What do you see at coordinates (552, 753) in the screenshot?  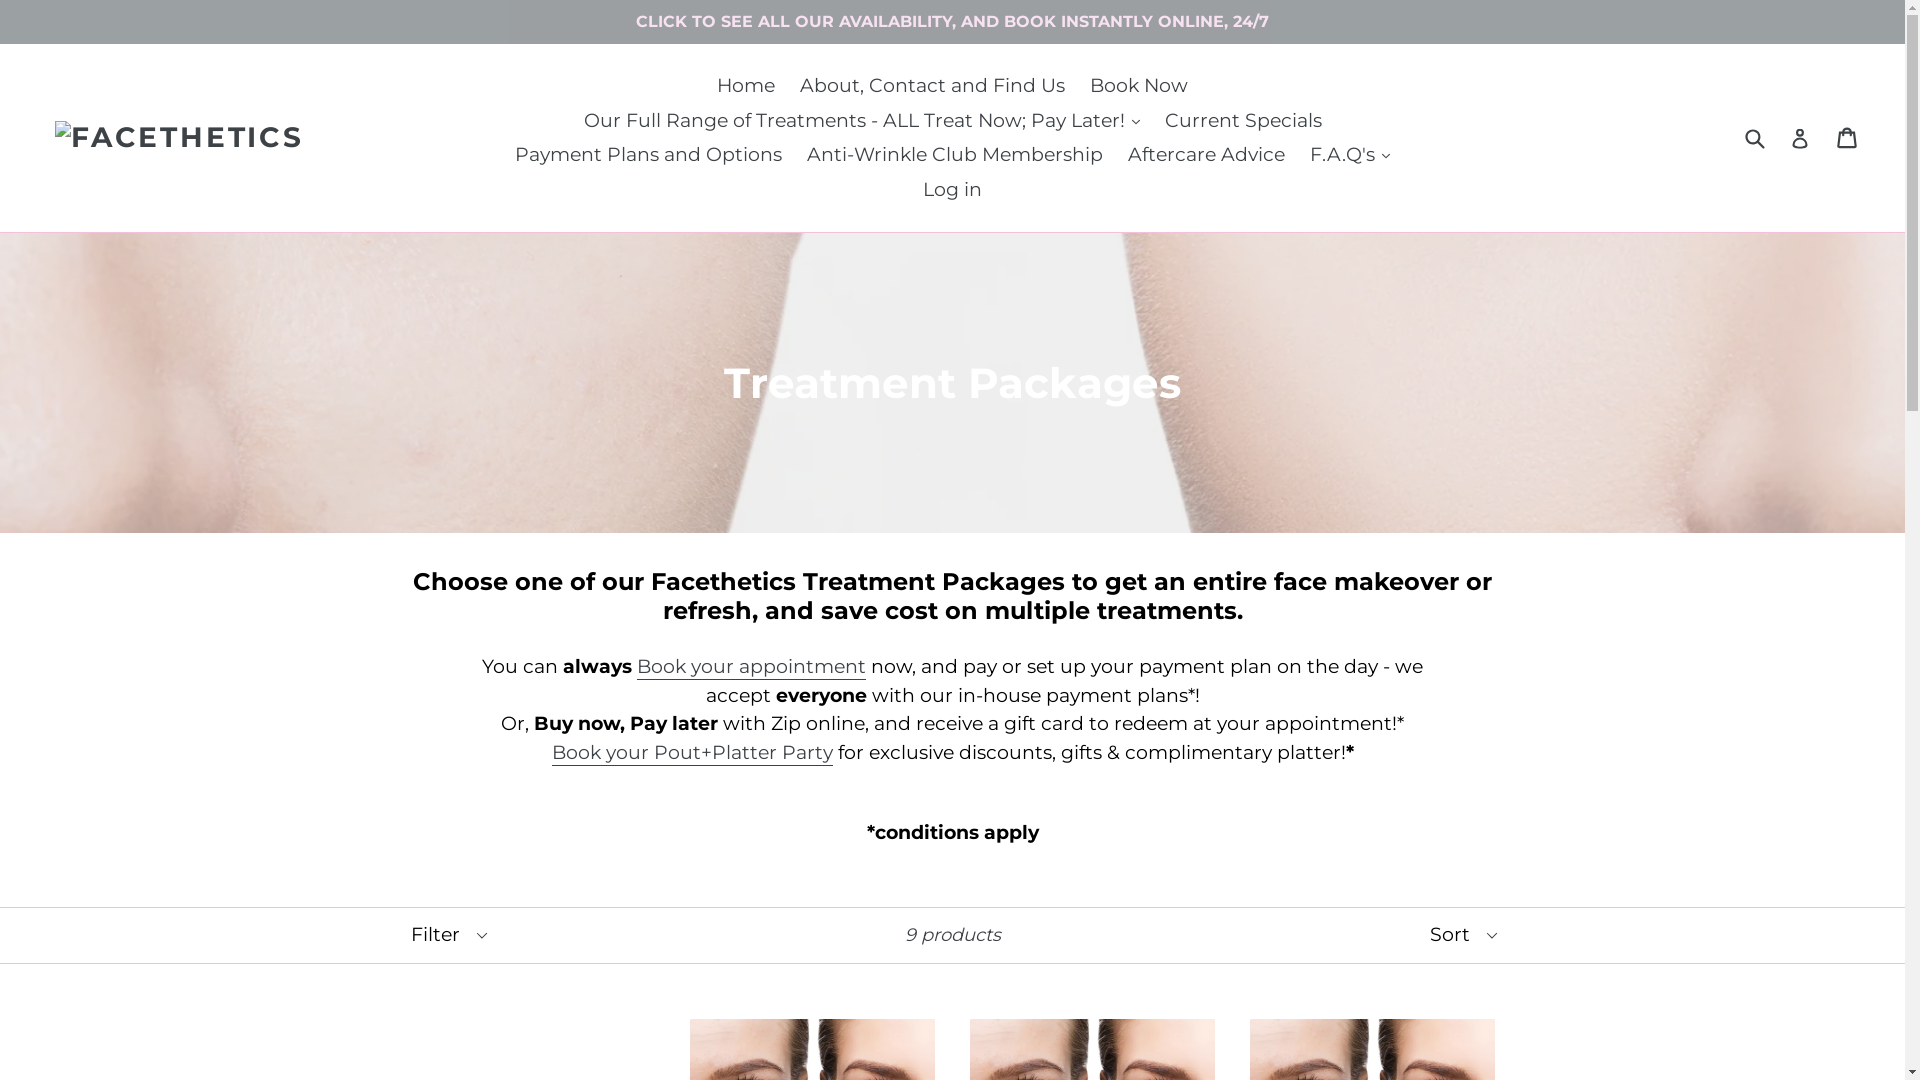 I see `'Book your Pout+Platter Party'` at bounding box center [552, 753].